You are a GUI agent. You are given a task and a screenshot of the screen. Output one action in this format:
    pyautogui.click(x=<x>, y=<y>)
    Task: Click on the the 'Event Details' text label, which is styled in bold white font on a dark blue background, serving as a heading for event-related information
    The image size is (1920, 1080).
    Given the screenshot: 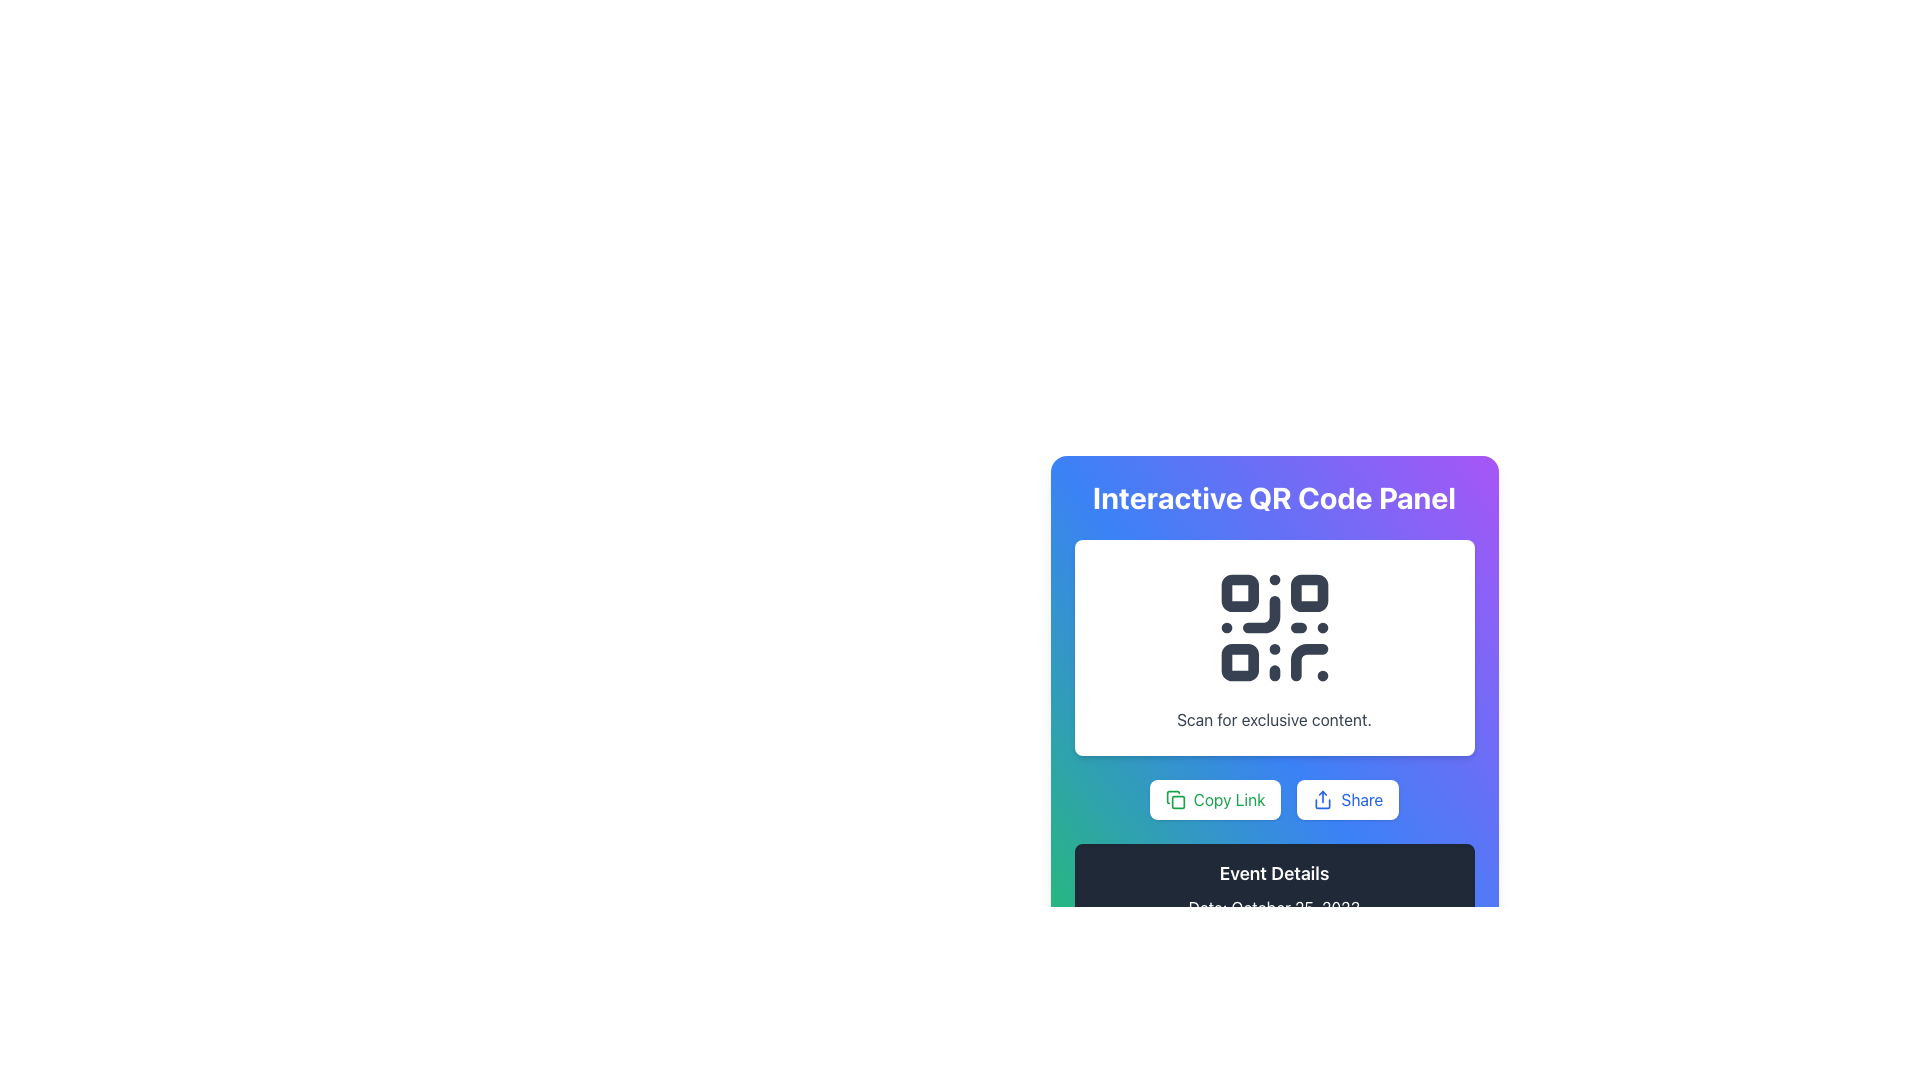 What is the action you would take?
    pyautogui.click(x=1273, y=873)
    